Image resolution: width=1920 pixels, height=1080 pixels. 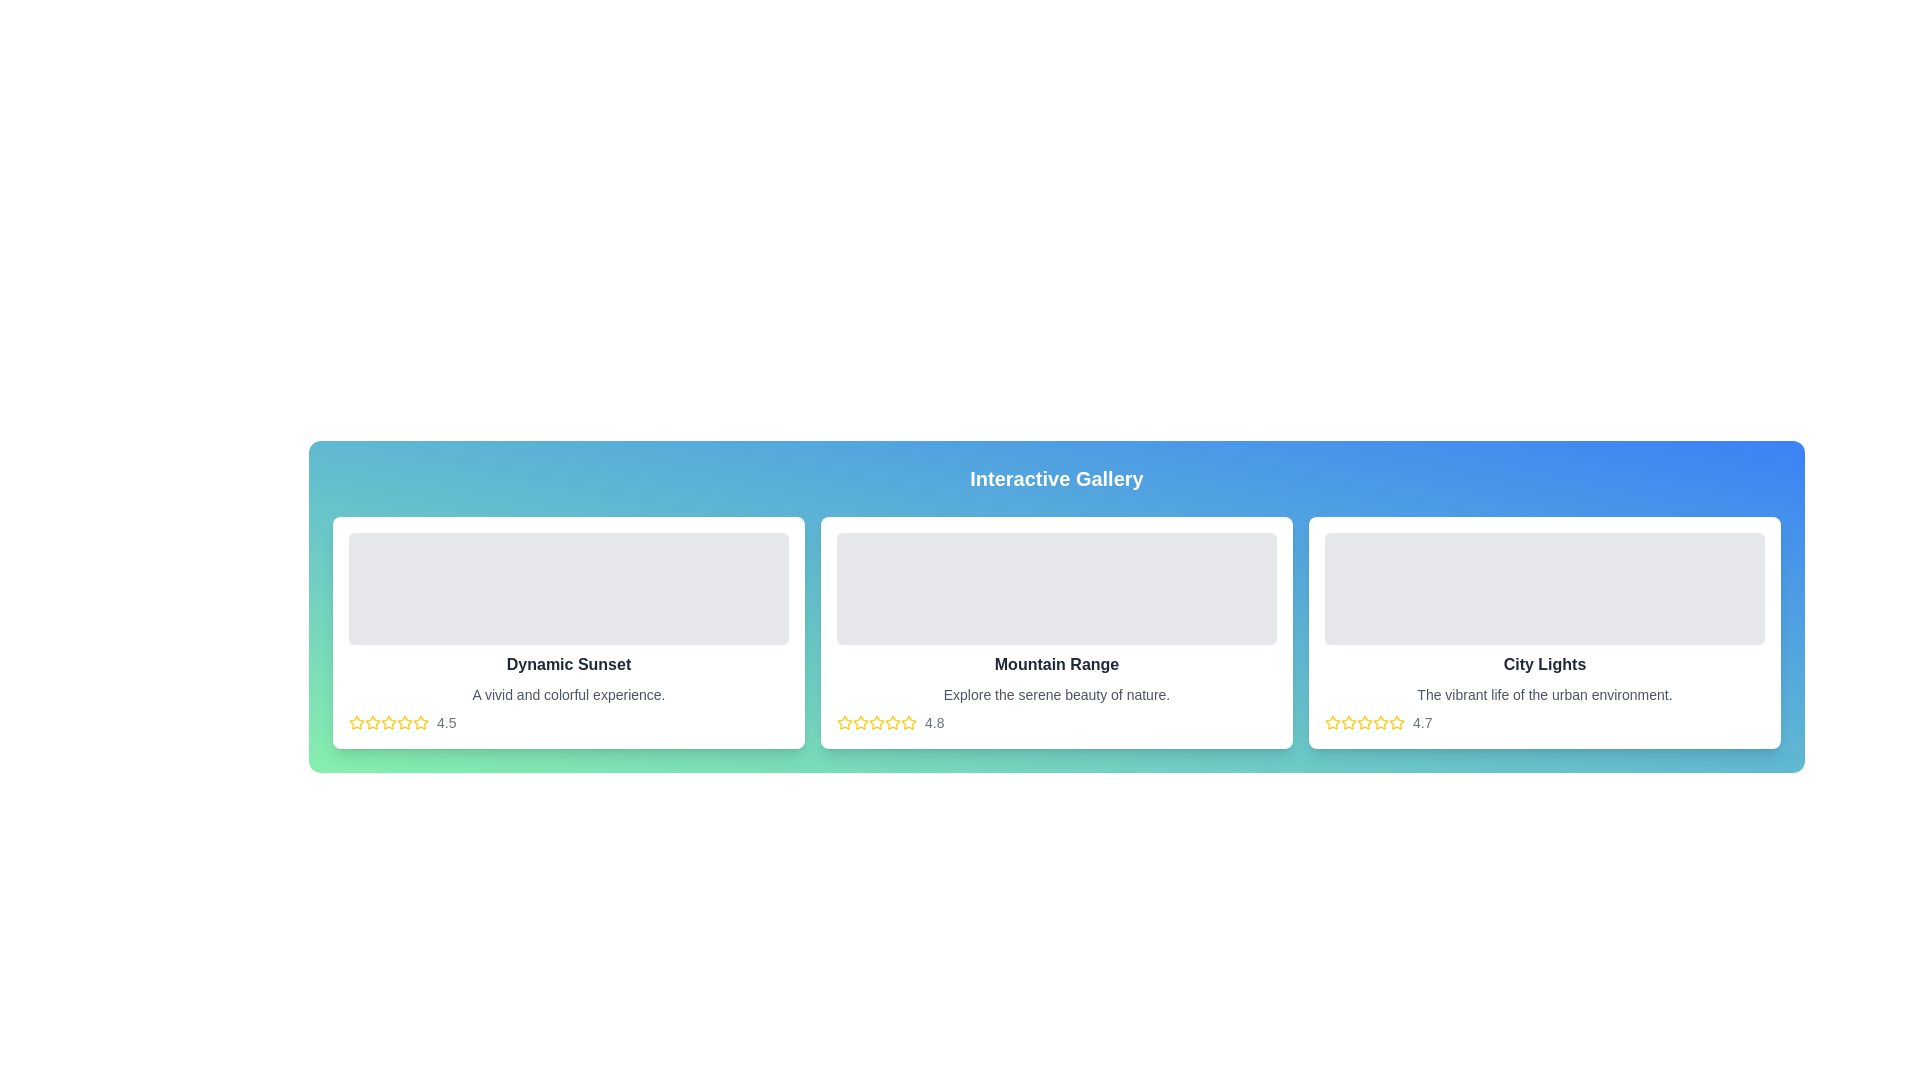 I want to click on the fourth star in the star rating system under the 'City Lights' card to choose a specific rating, so click(x=1379, y=721).